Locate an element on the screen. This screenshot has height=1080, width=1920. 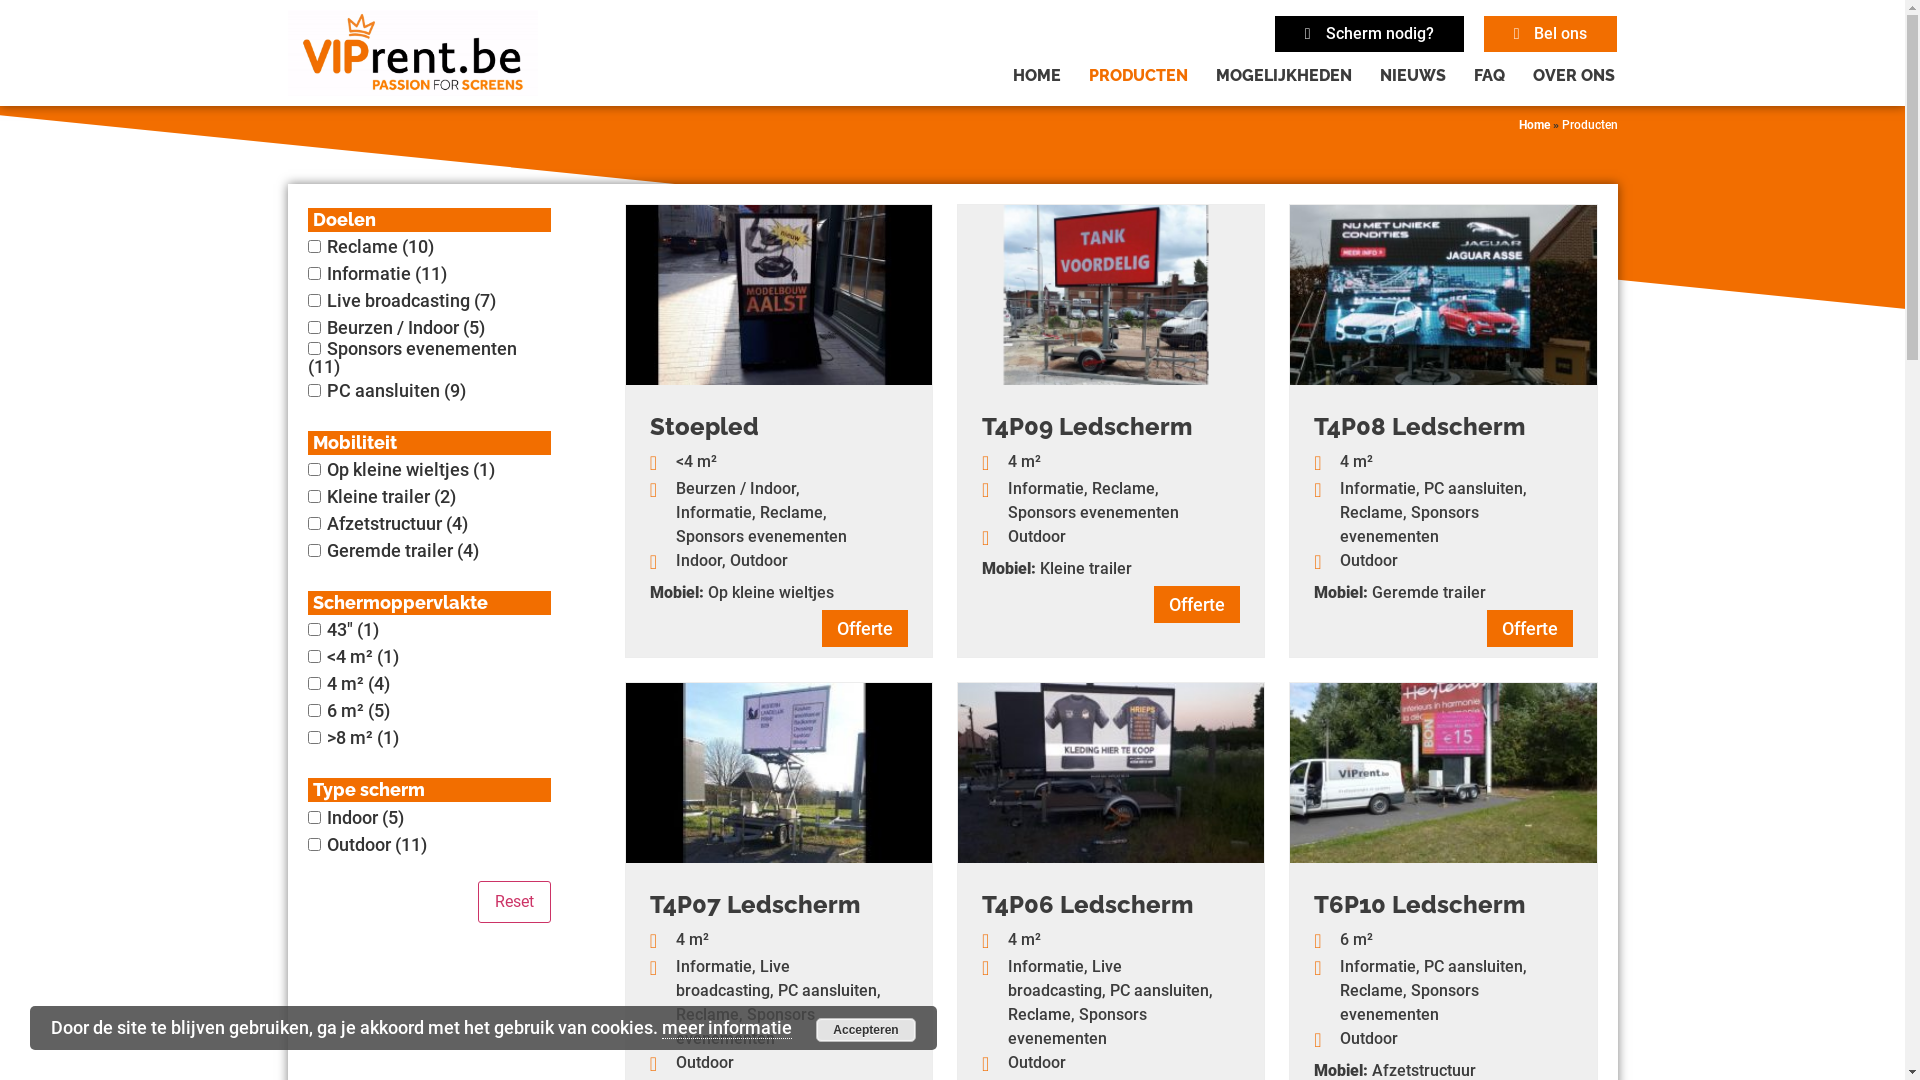
'Scherm nodig?' is located at coordinates (1368, 34).